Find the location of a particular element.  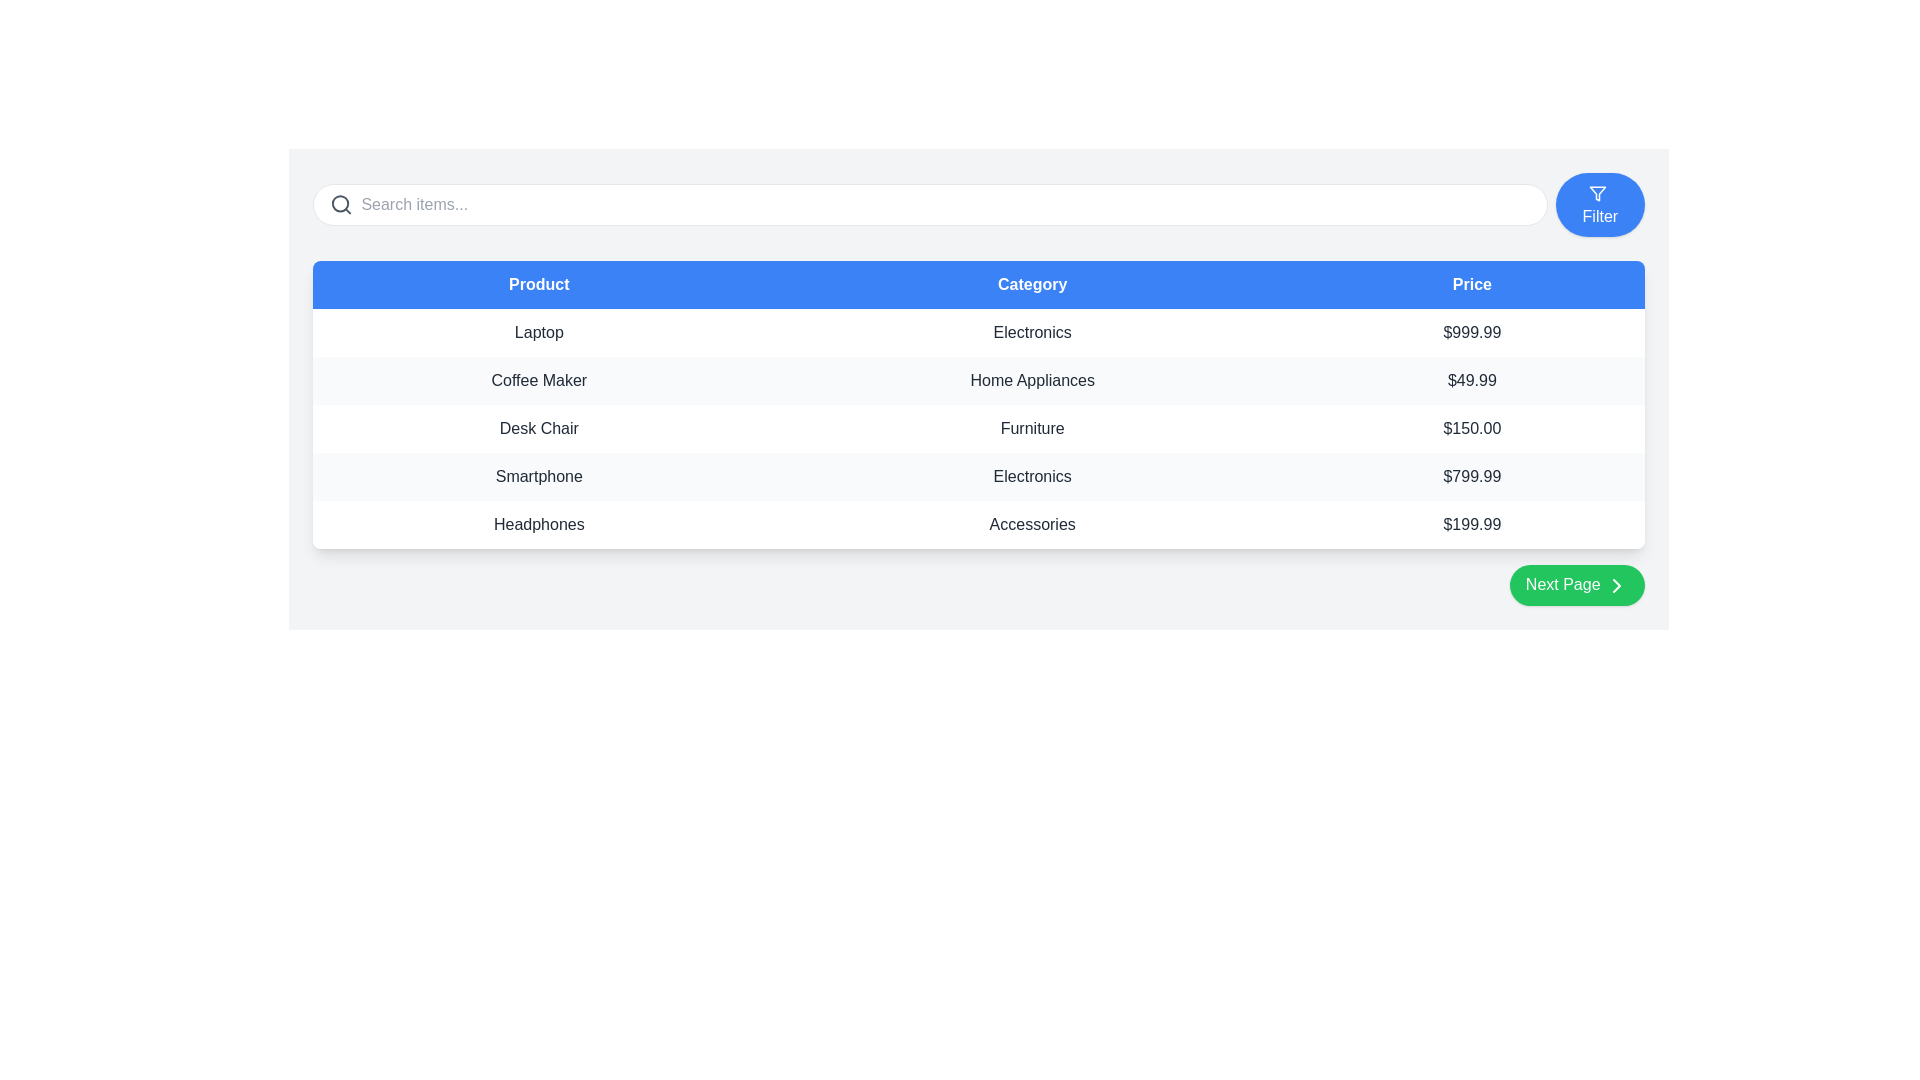

the informational static text in the middle column of the third row of the table indicating the product category, which is located under the 'Category' column header next to 'Desk Chair' and '$150.00' is located at coordinates (1032, 427).